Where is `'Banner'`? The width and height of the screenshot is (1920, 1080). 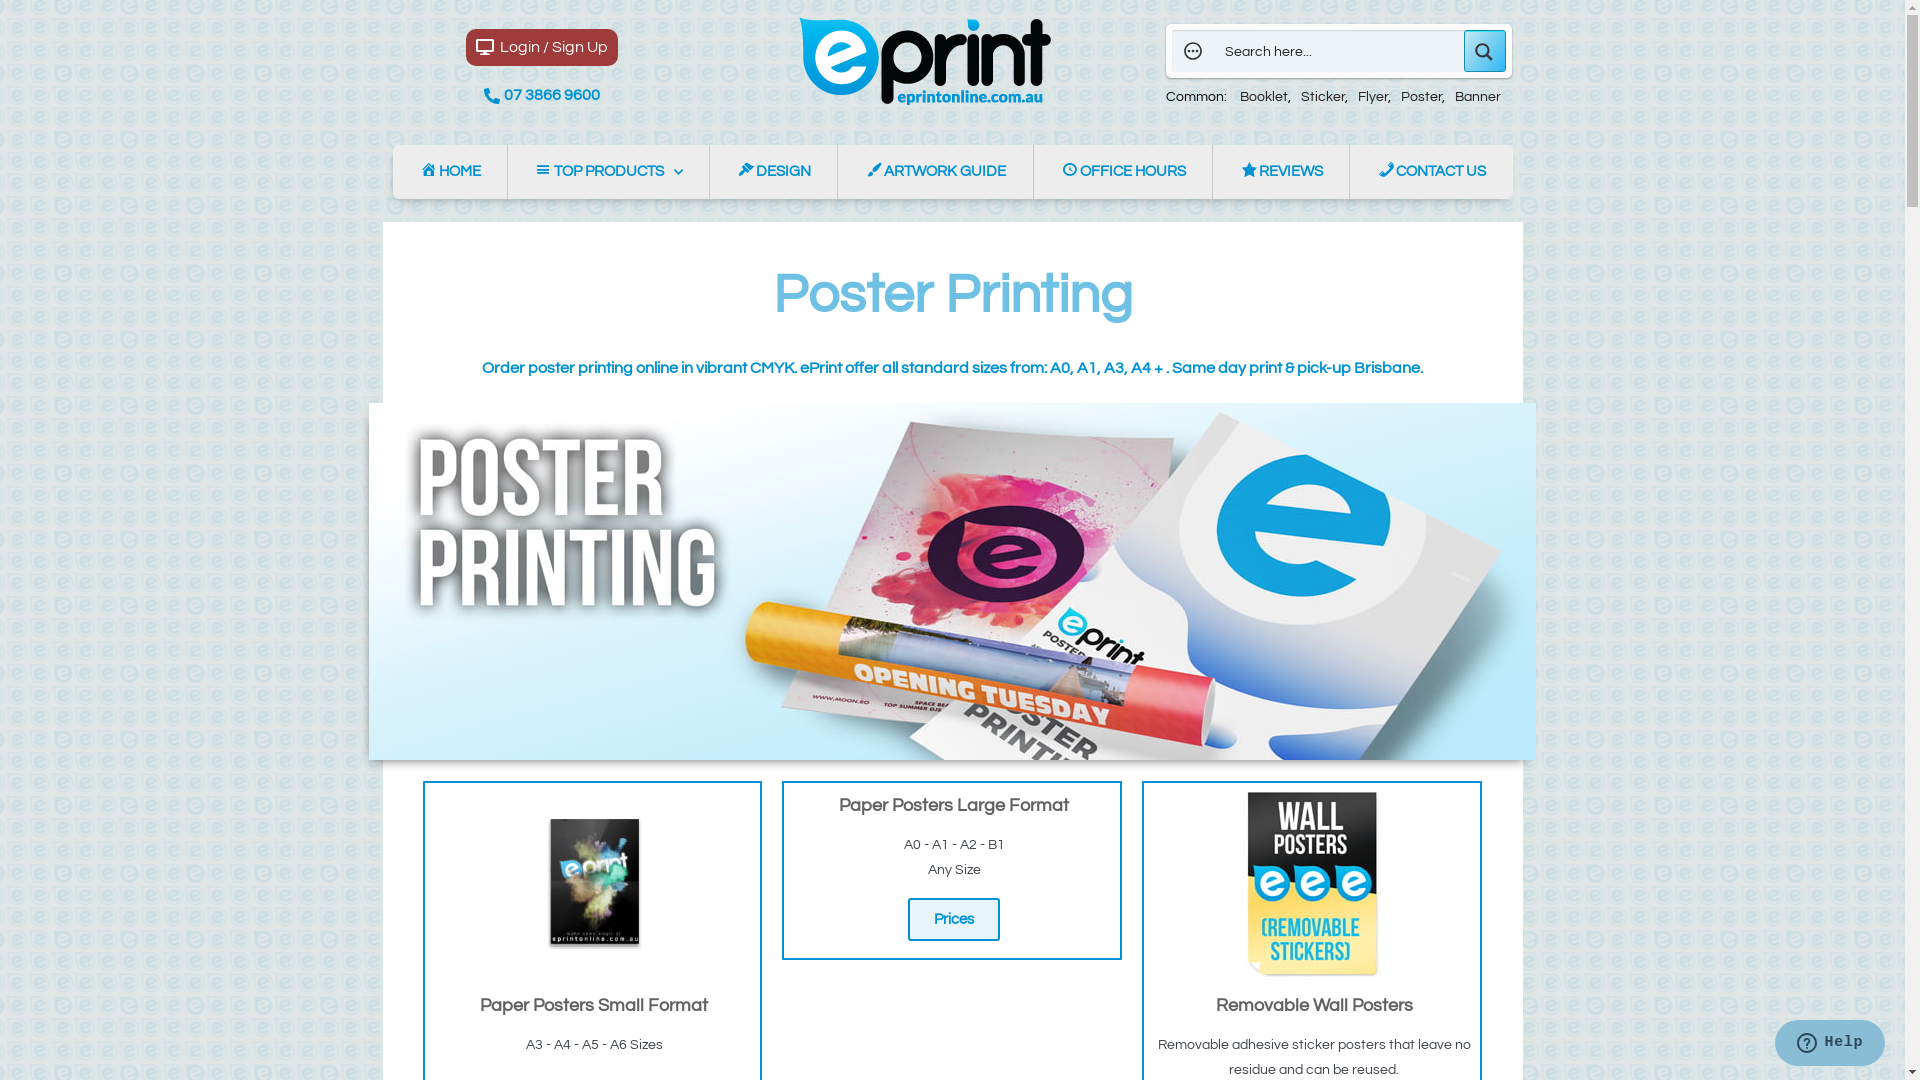 'Banner' is located at coordinates (1454, 96).